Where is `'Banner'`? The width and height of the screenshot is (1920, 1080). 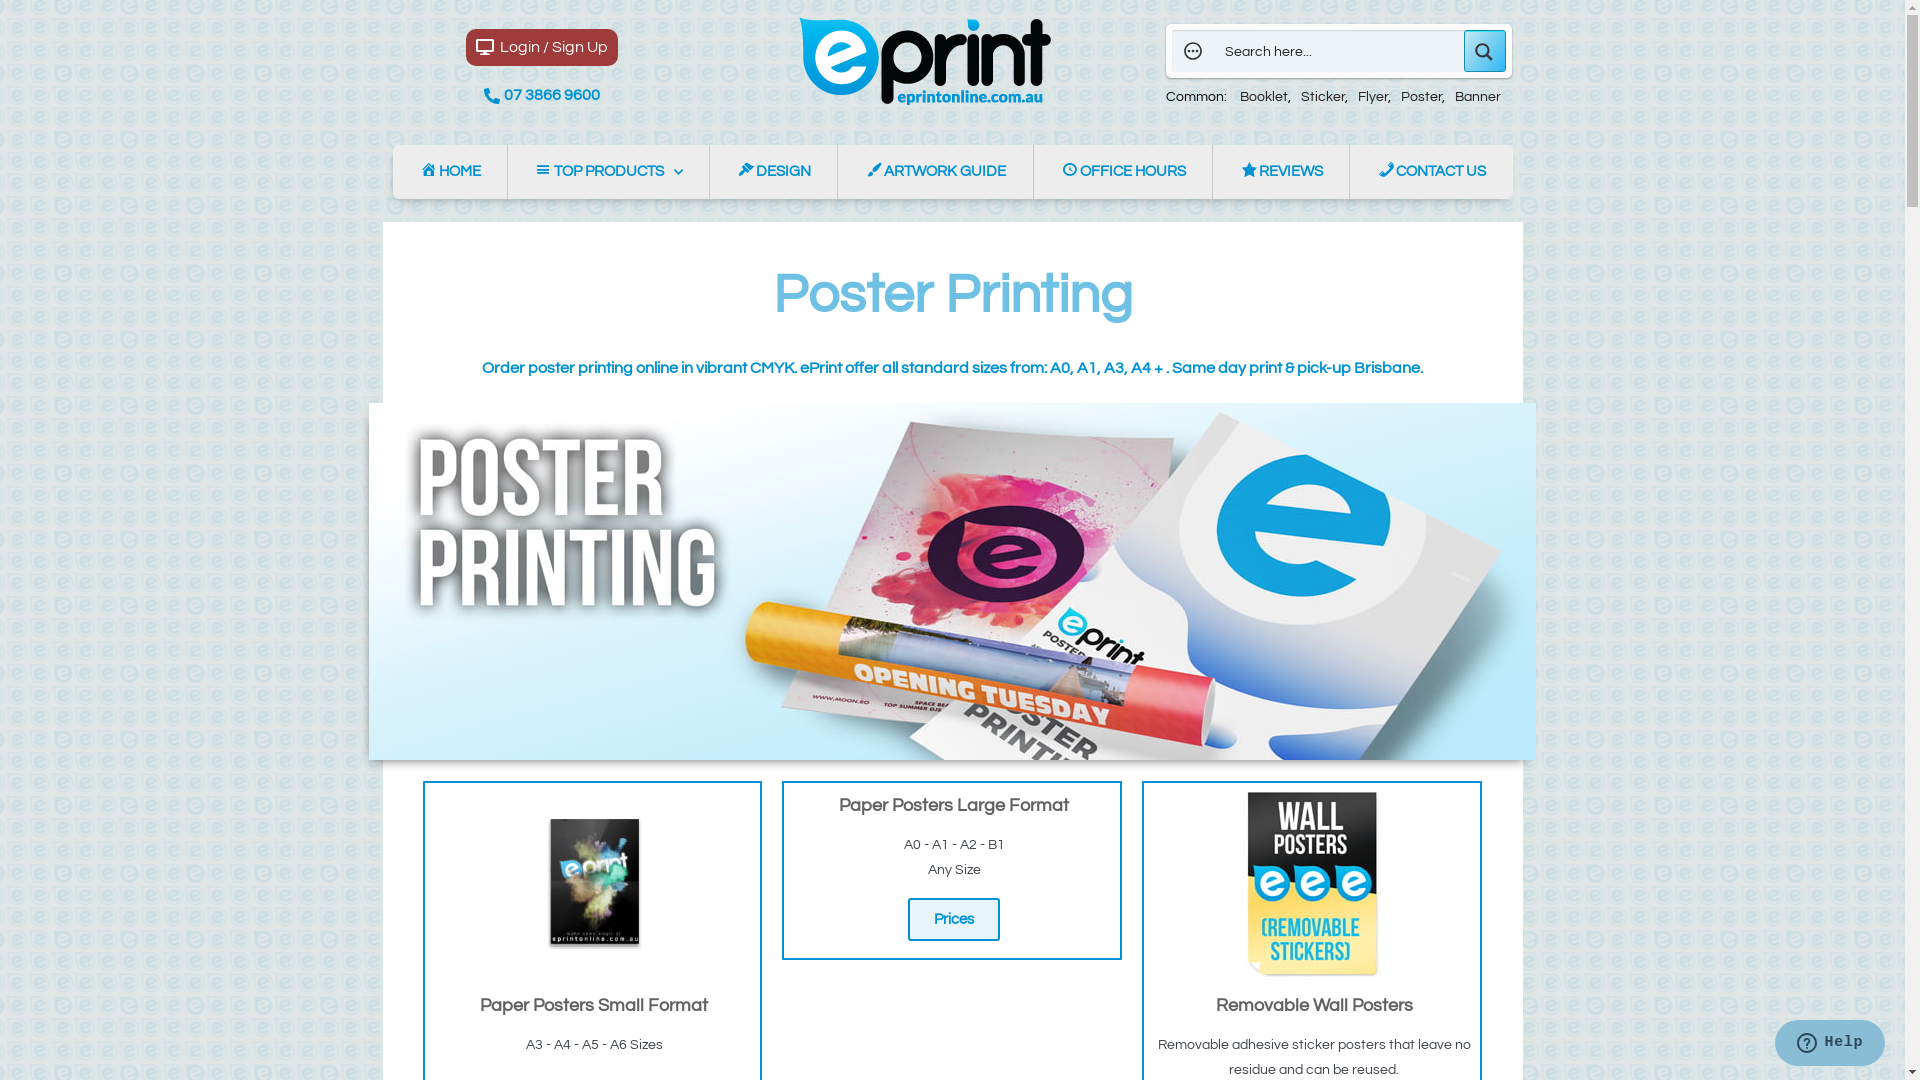 'Banner' is located at coordinates (1454, 96).